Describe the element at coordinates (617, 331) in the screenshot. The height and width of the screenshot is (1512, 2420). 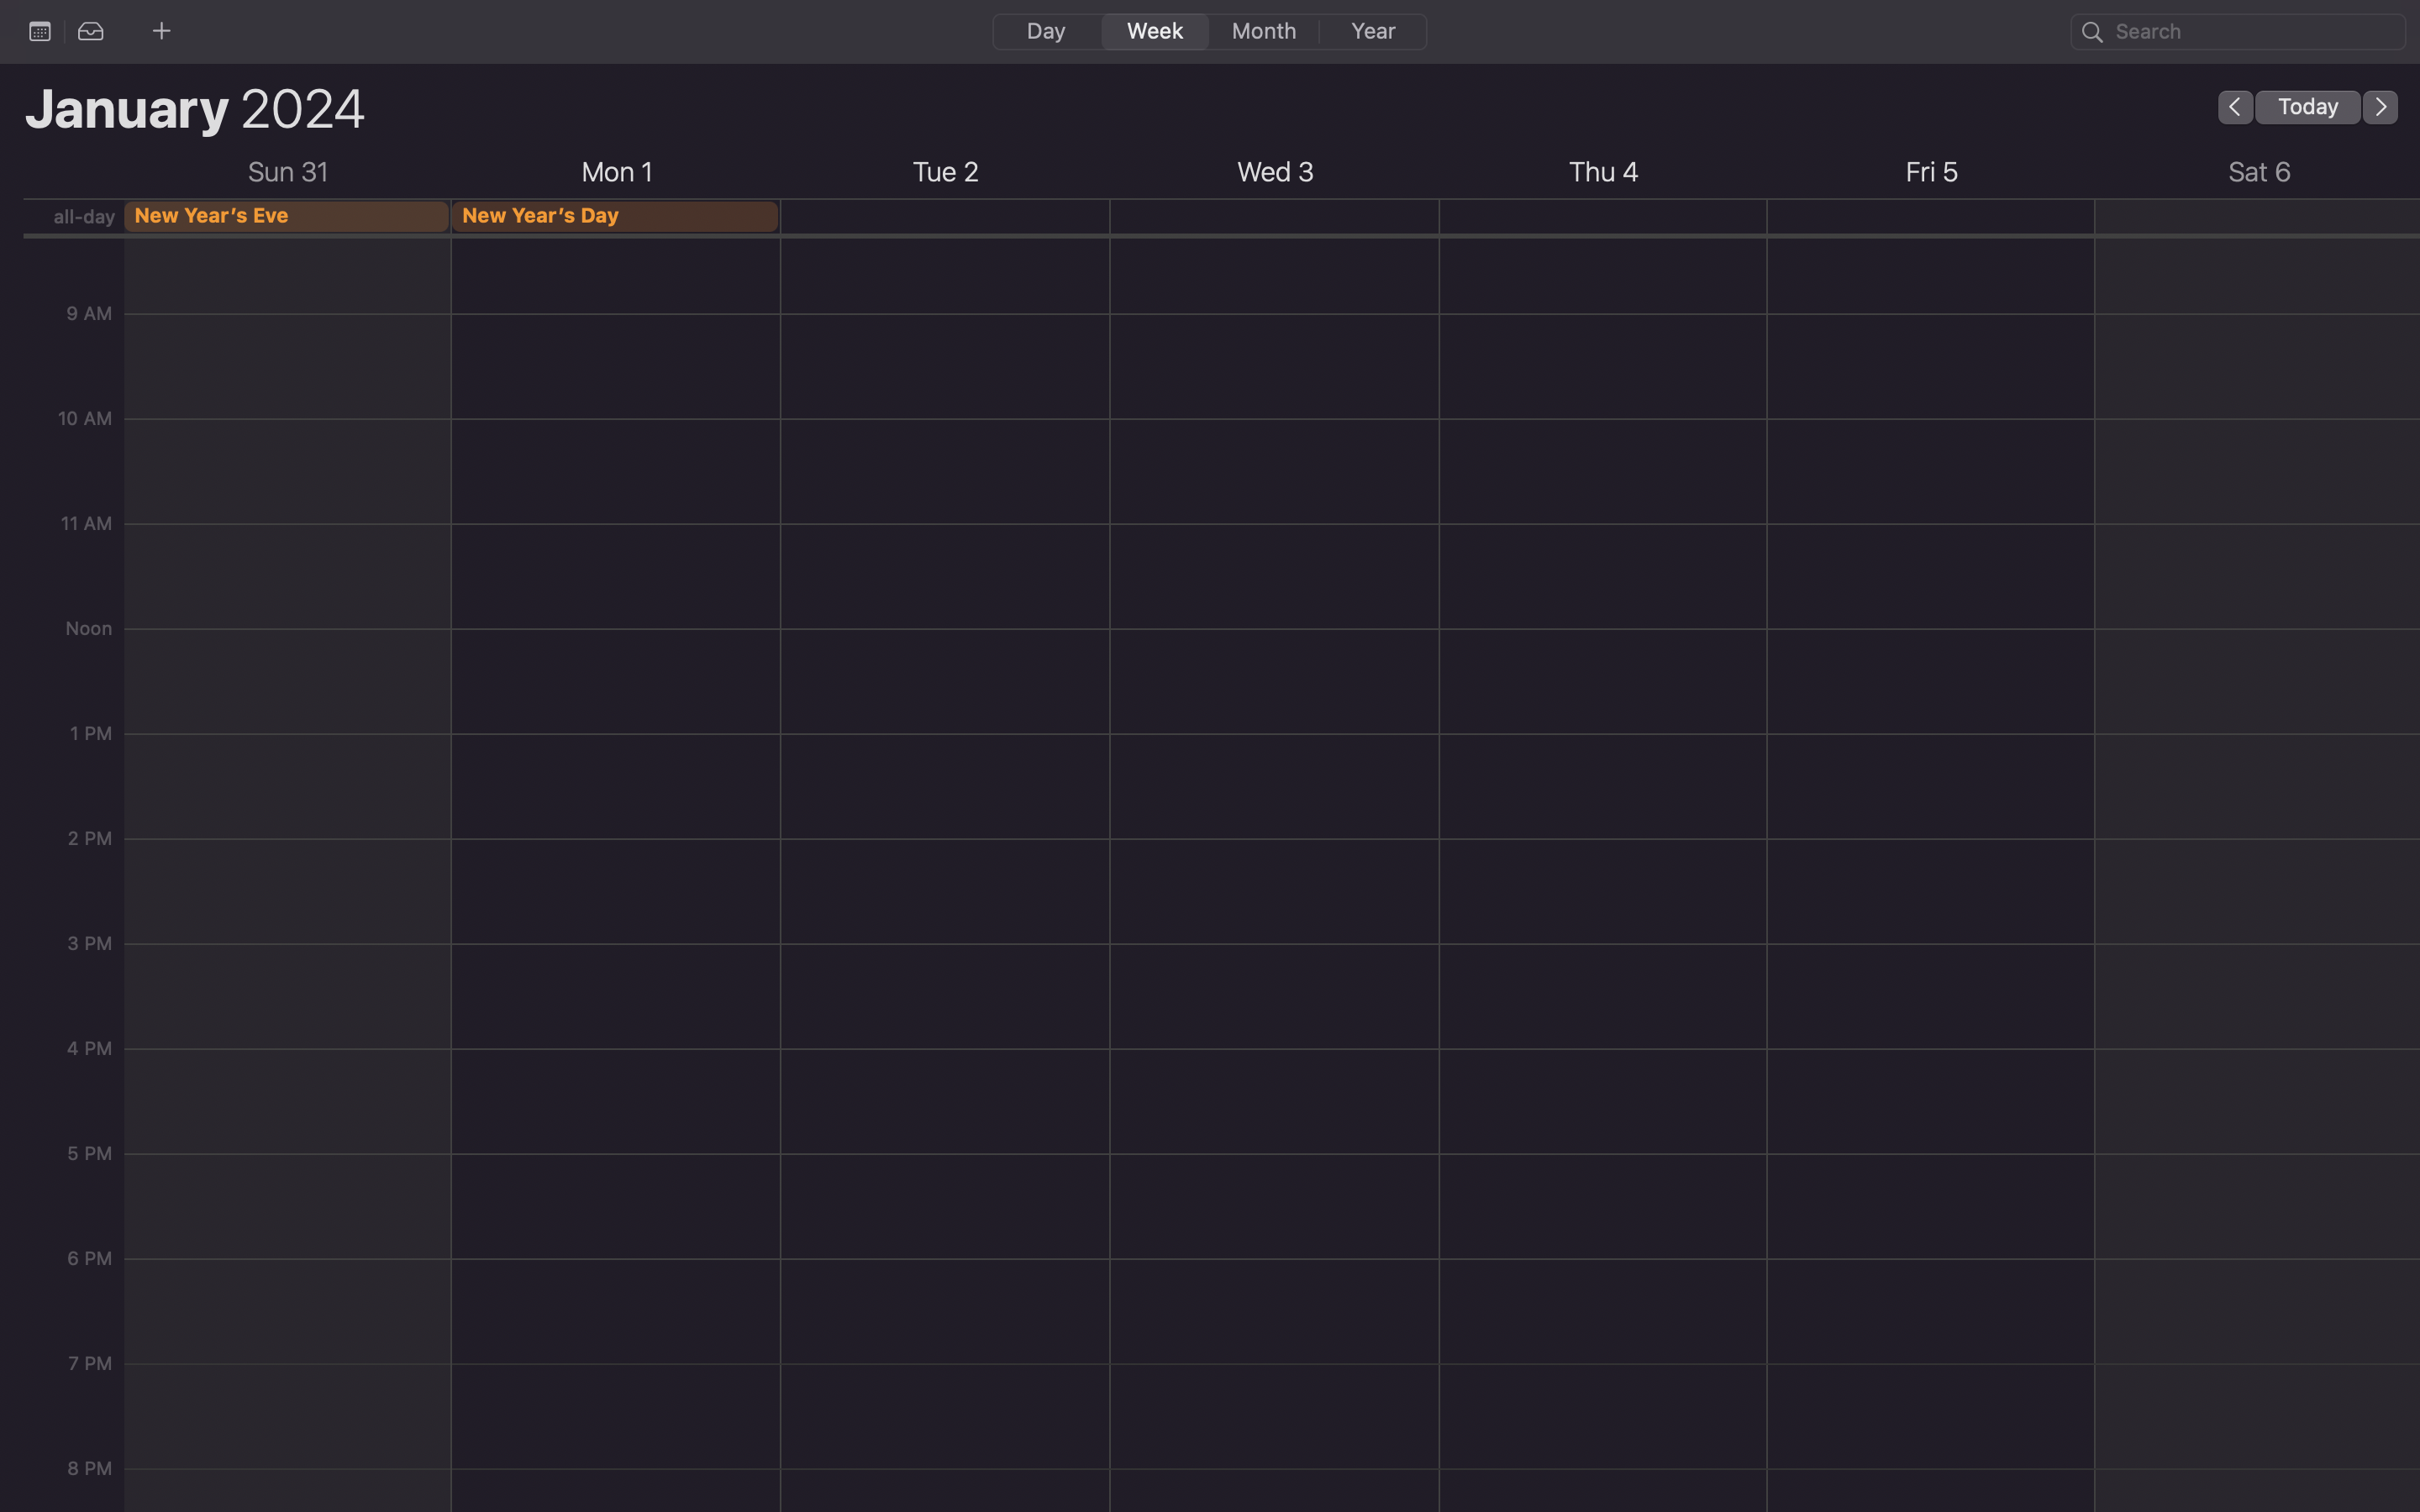
I see `Schedule a function at 10 am on the upcoming Monday` at that location.